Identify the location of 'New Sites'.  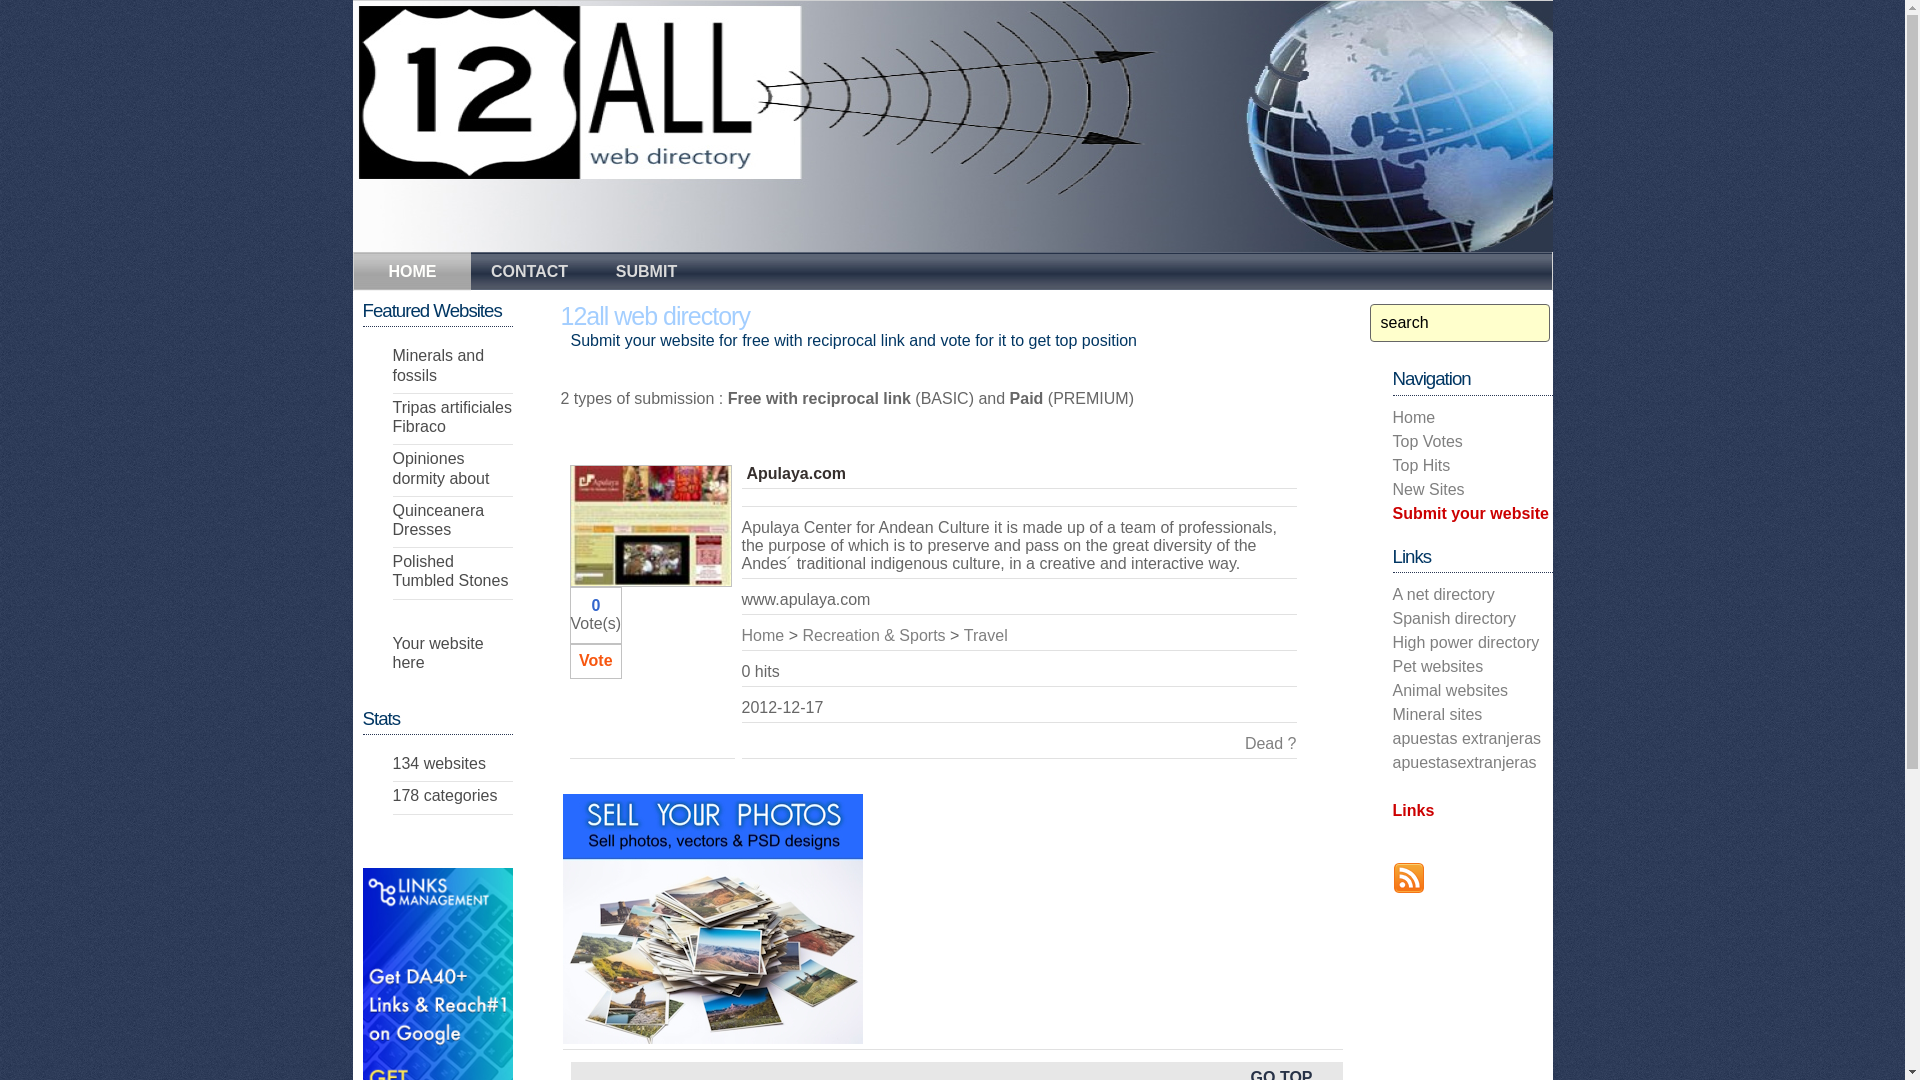
(1426, 489).